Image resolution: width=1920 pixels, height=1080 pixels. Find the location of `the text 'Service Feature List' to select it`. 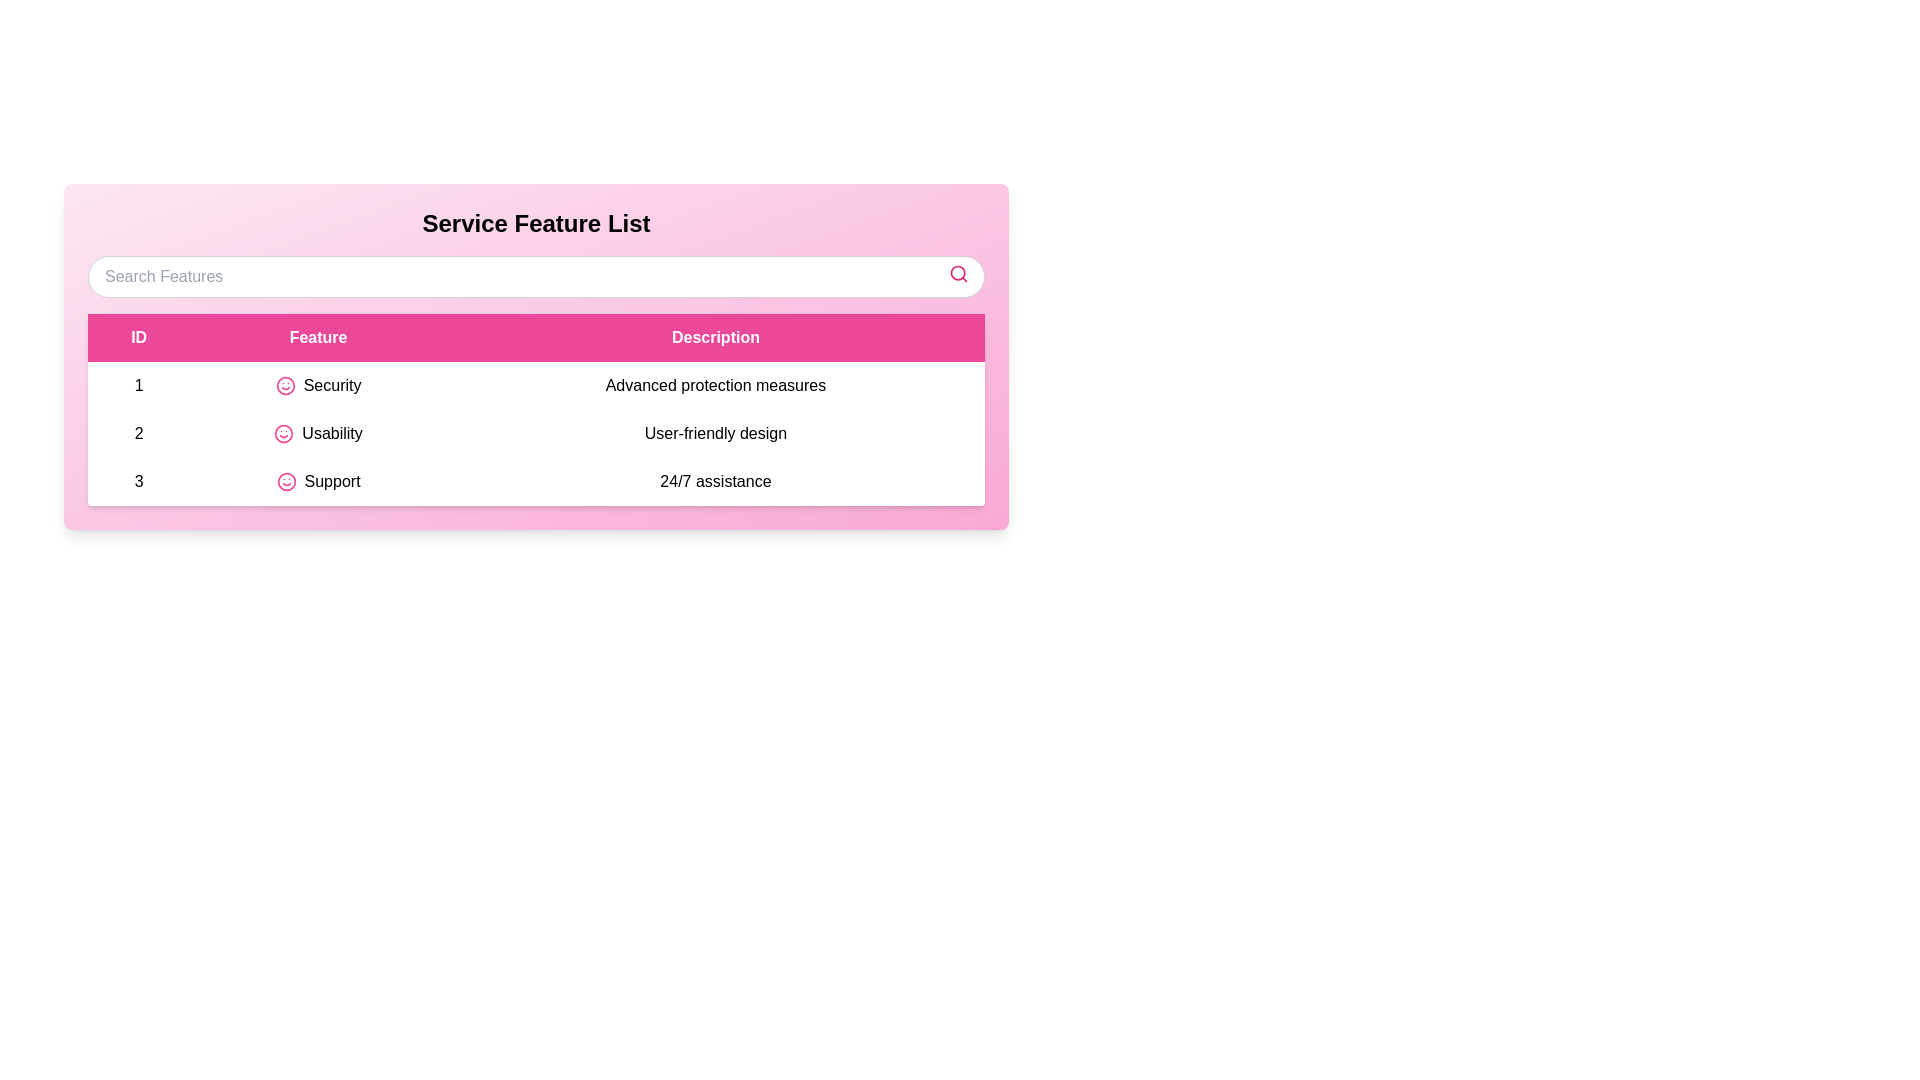

the text 'Service Feature List' to select it is located at coordinates (536, 223).